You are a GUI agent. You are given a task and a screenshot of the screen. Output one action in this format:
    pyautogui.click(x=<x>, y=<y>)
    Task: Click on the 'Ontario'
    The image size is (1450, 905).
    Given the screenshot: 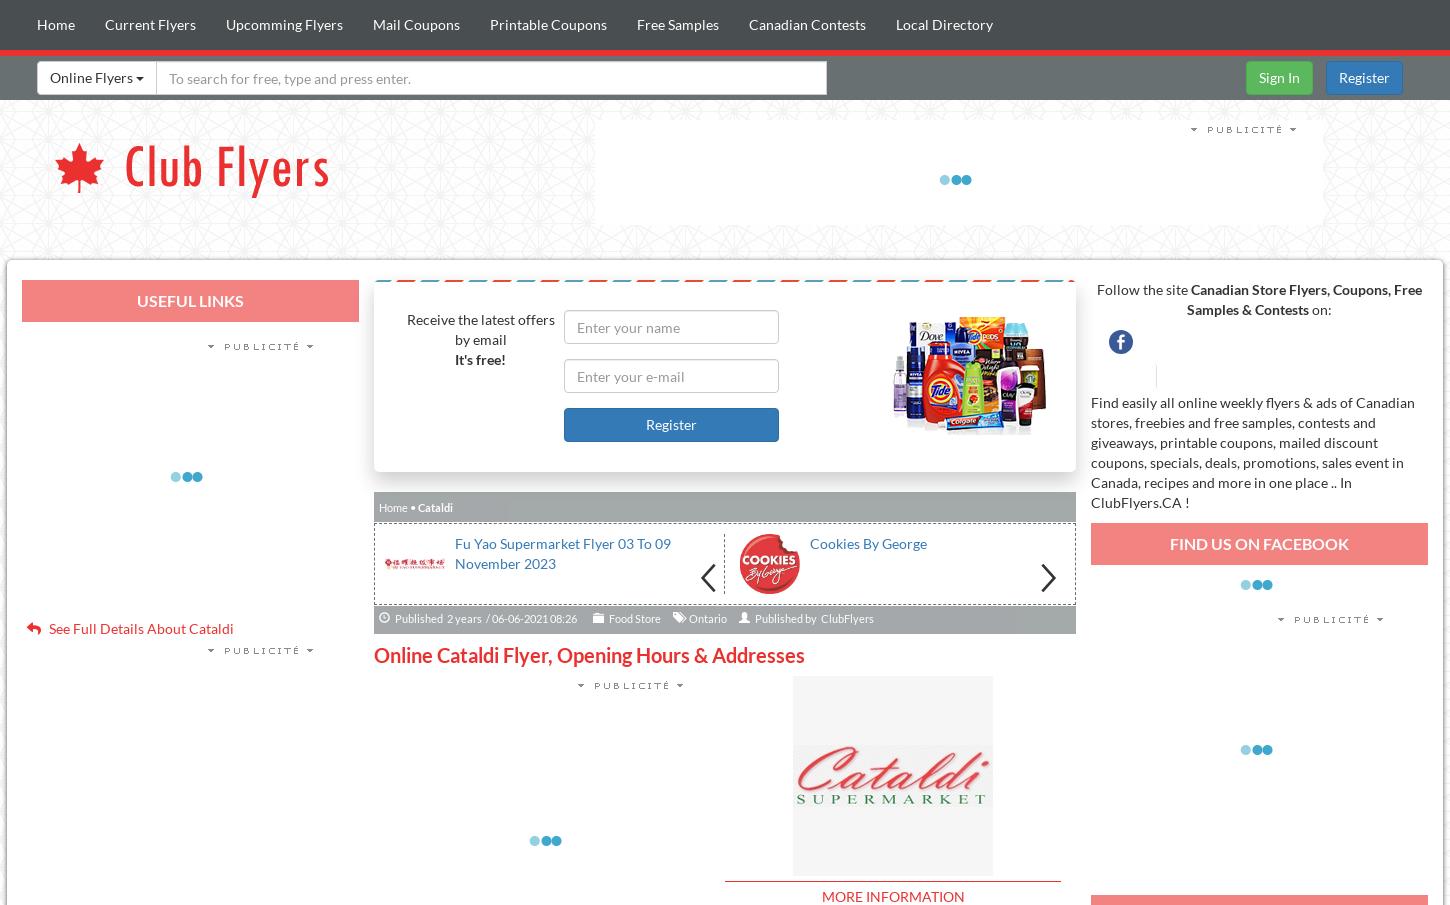 What is the action you would take?
    pyautogui.click(x=706, y=617)
    